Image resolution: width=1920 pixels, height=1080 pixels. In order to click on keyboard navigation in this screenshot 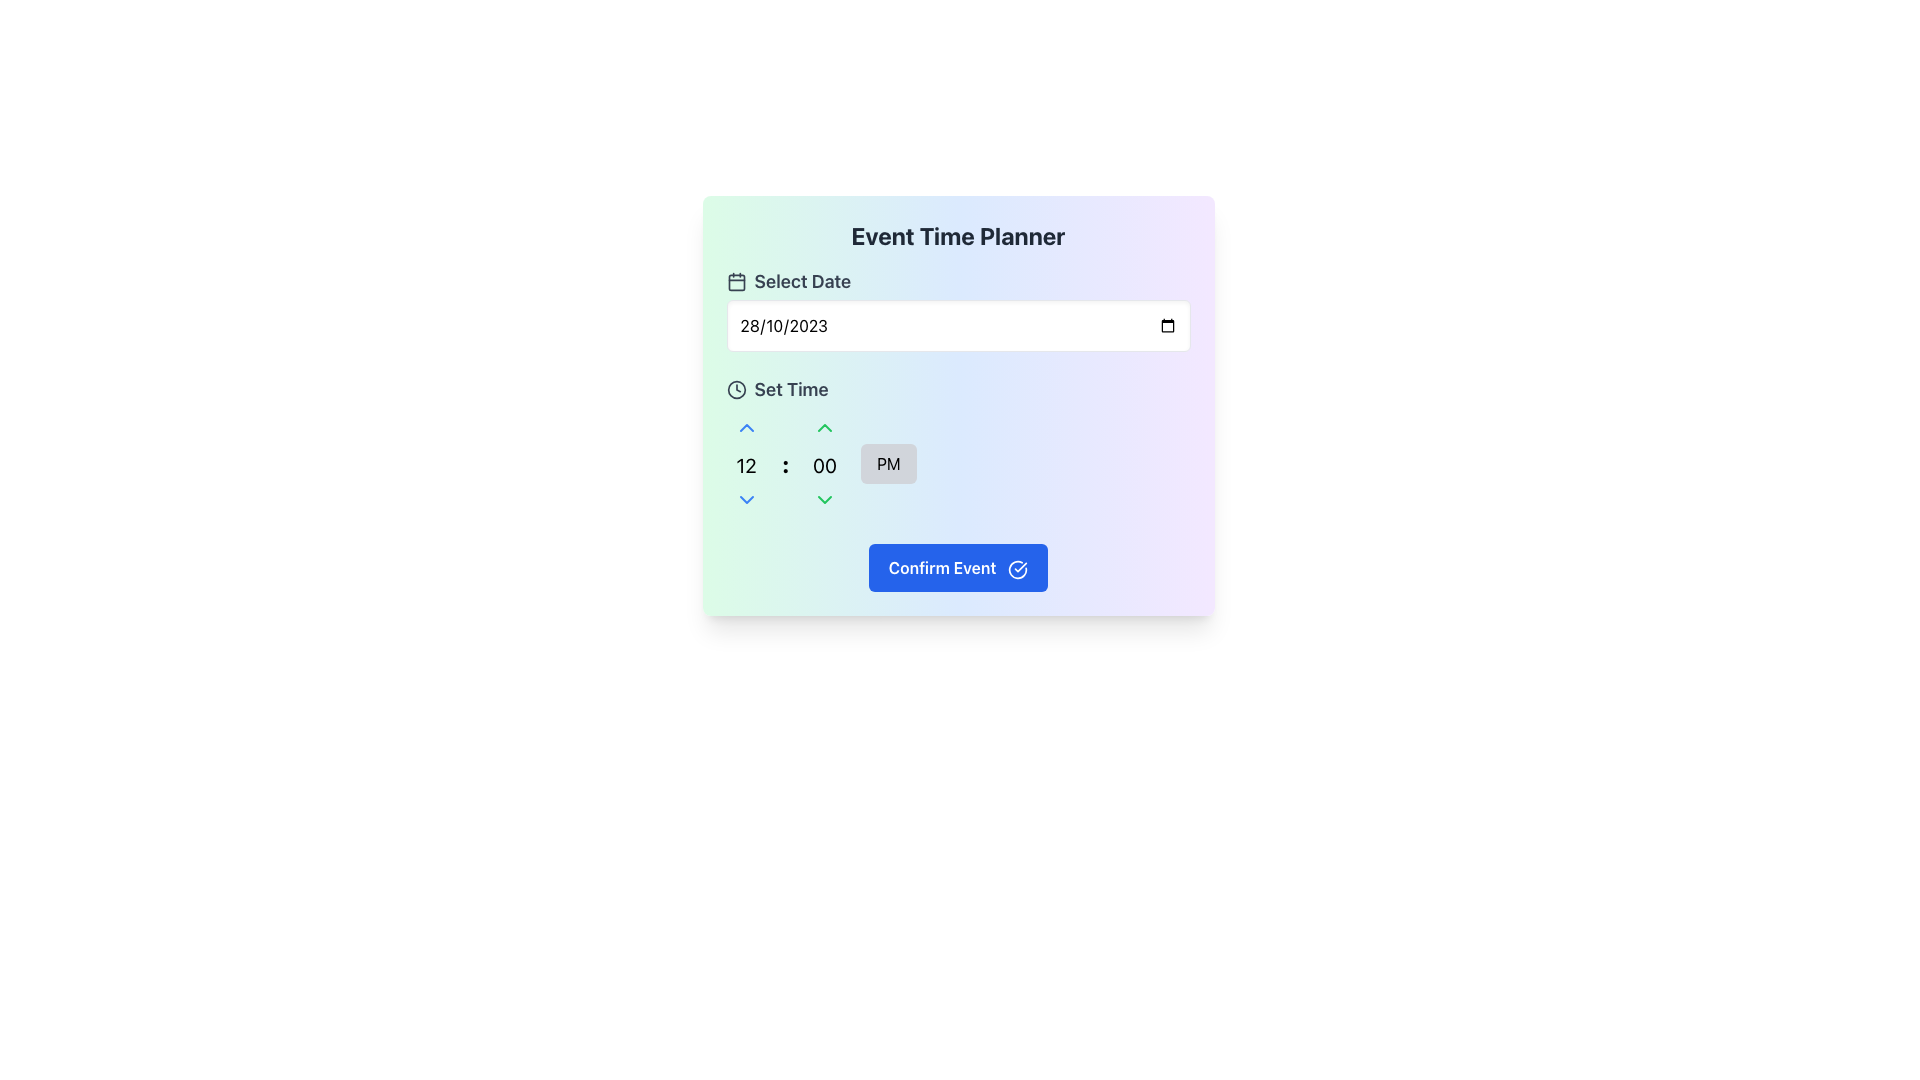, I will do `click(825, 427)`.